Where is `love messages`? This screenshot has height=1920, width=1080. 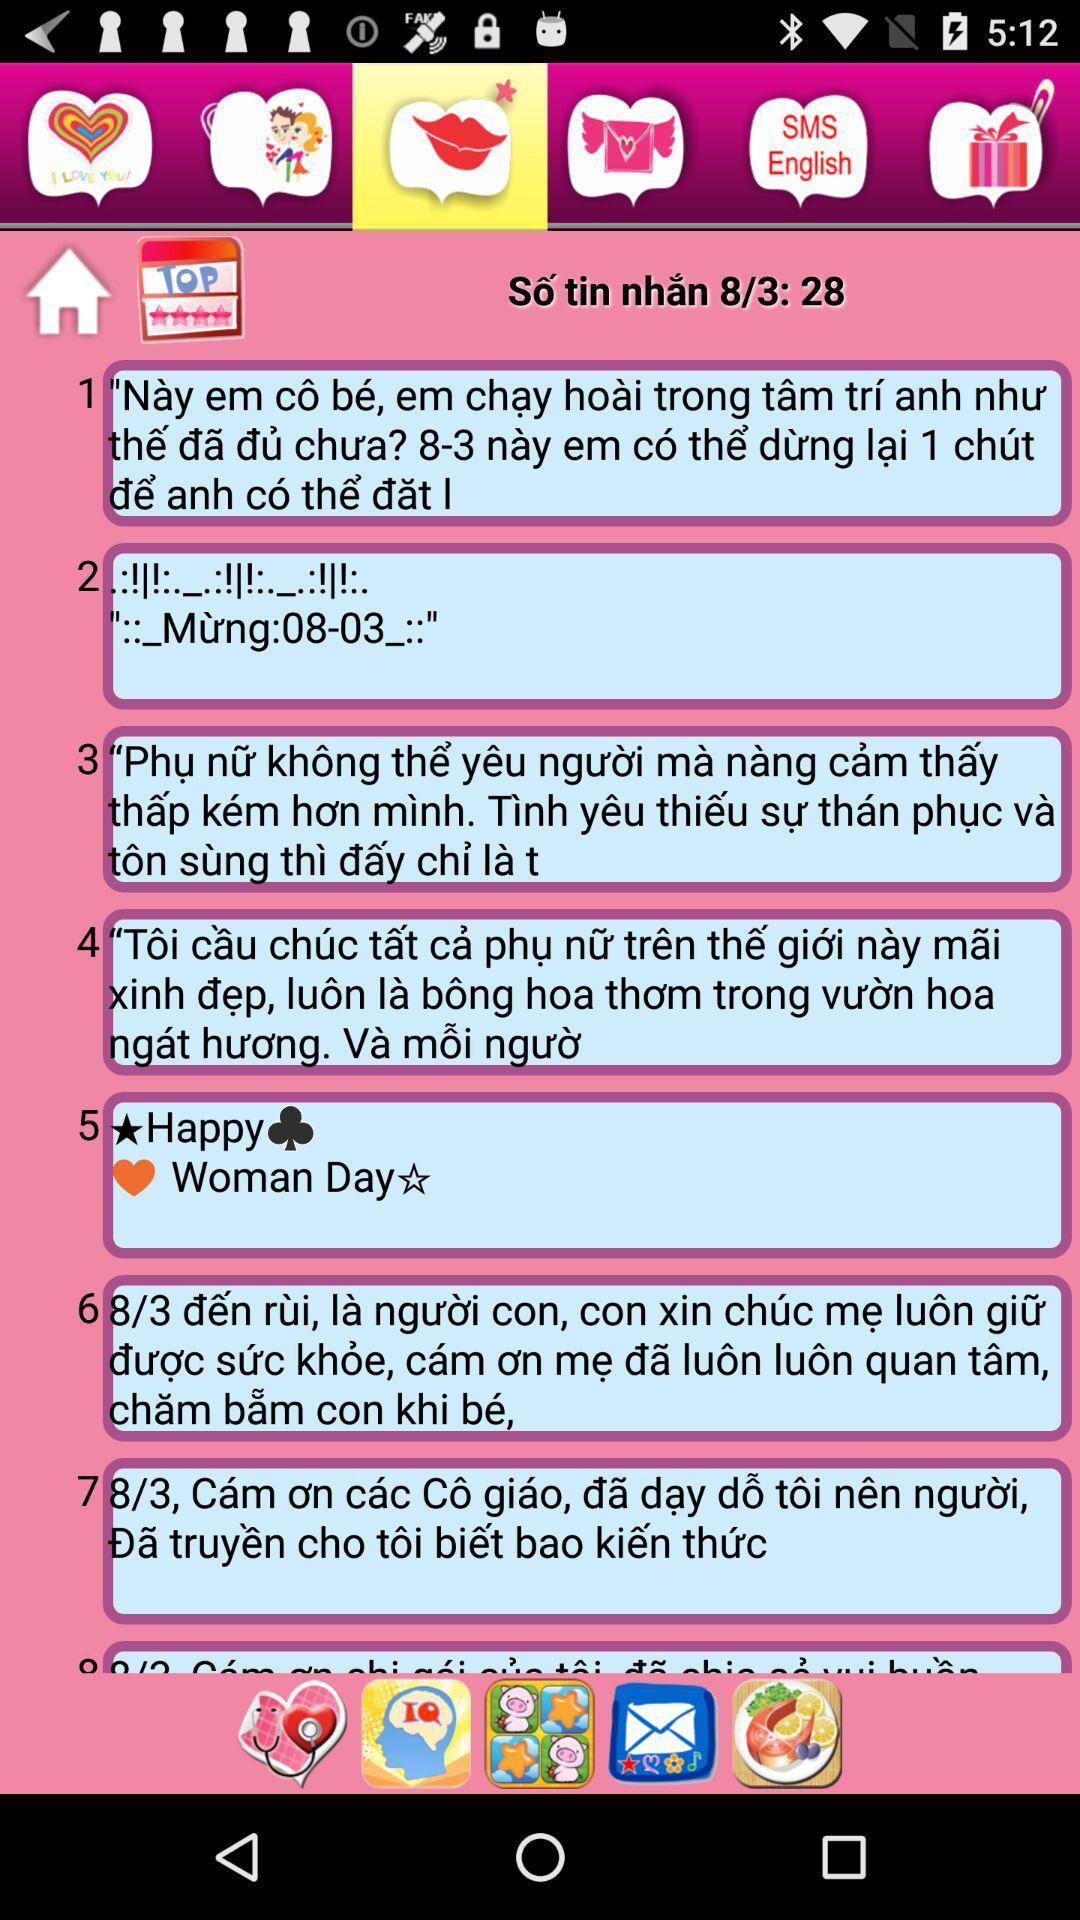
love messages is located at coordinates (67, 290).